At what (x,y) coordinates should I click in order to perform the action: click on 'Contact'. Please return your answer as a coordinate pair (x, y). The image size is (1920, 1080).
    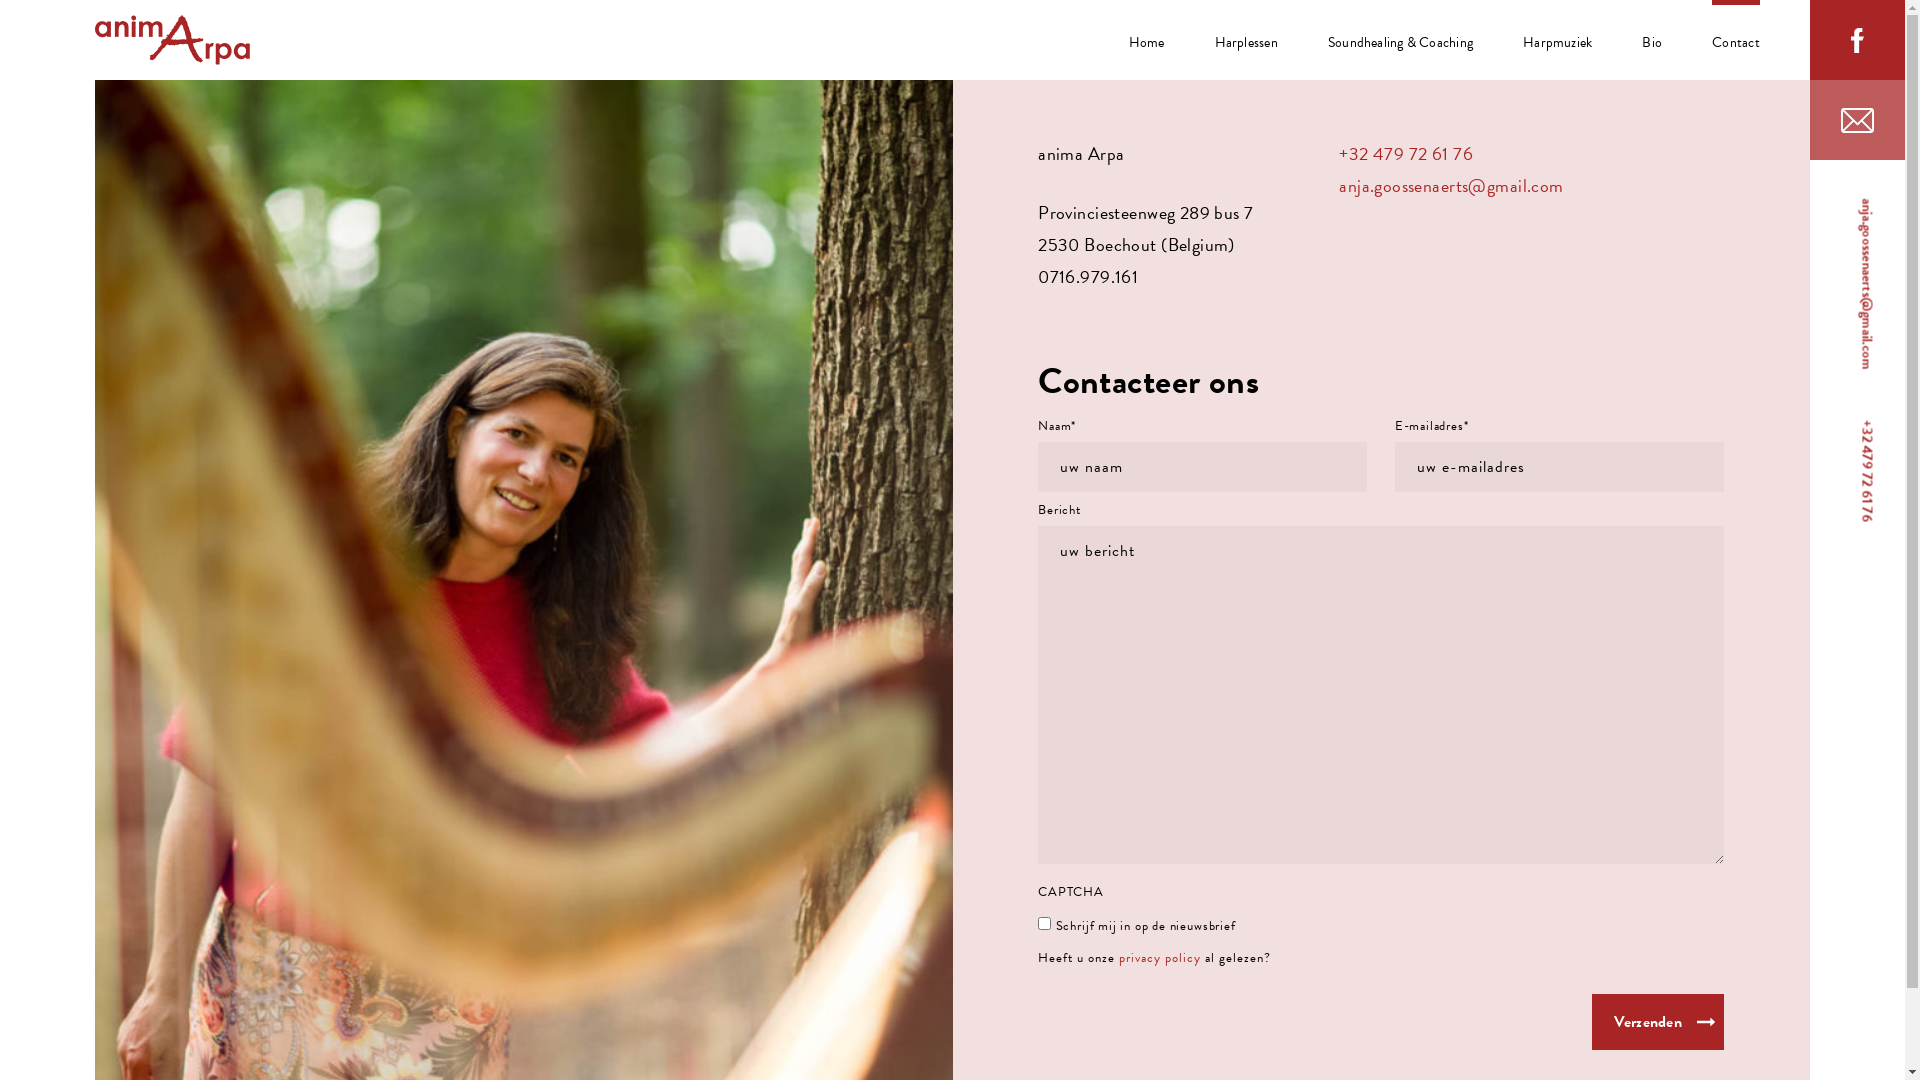
    Looking at the image, I should click on (1711, 40).